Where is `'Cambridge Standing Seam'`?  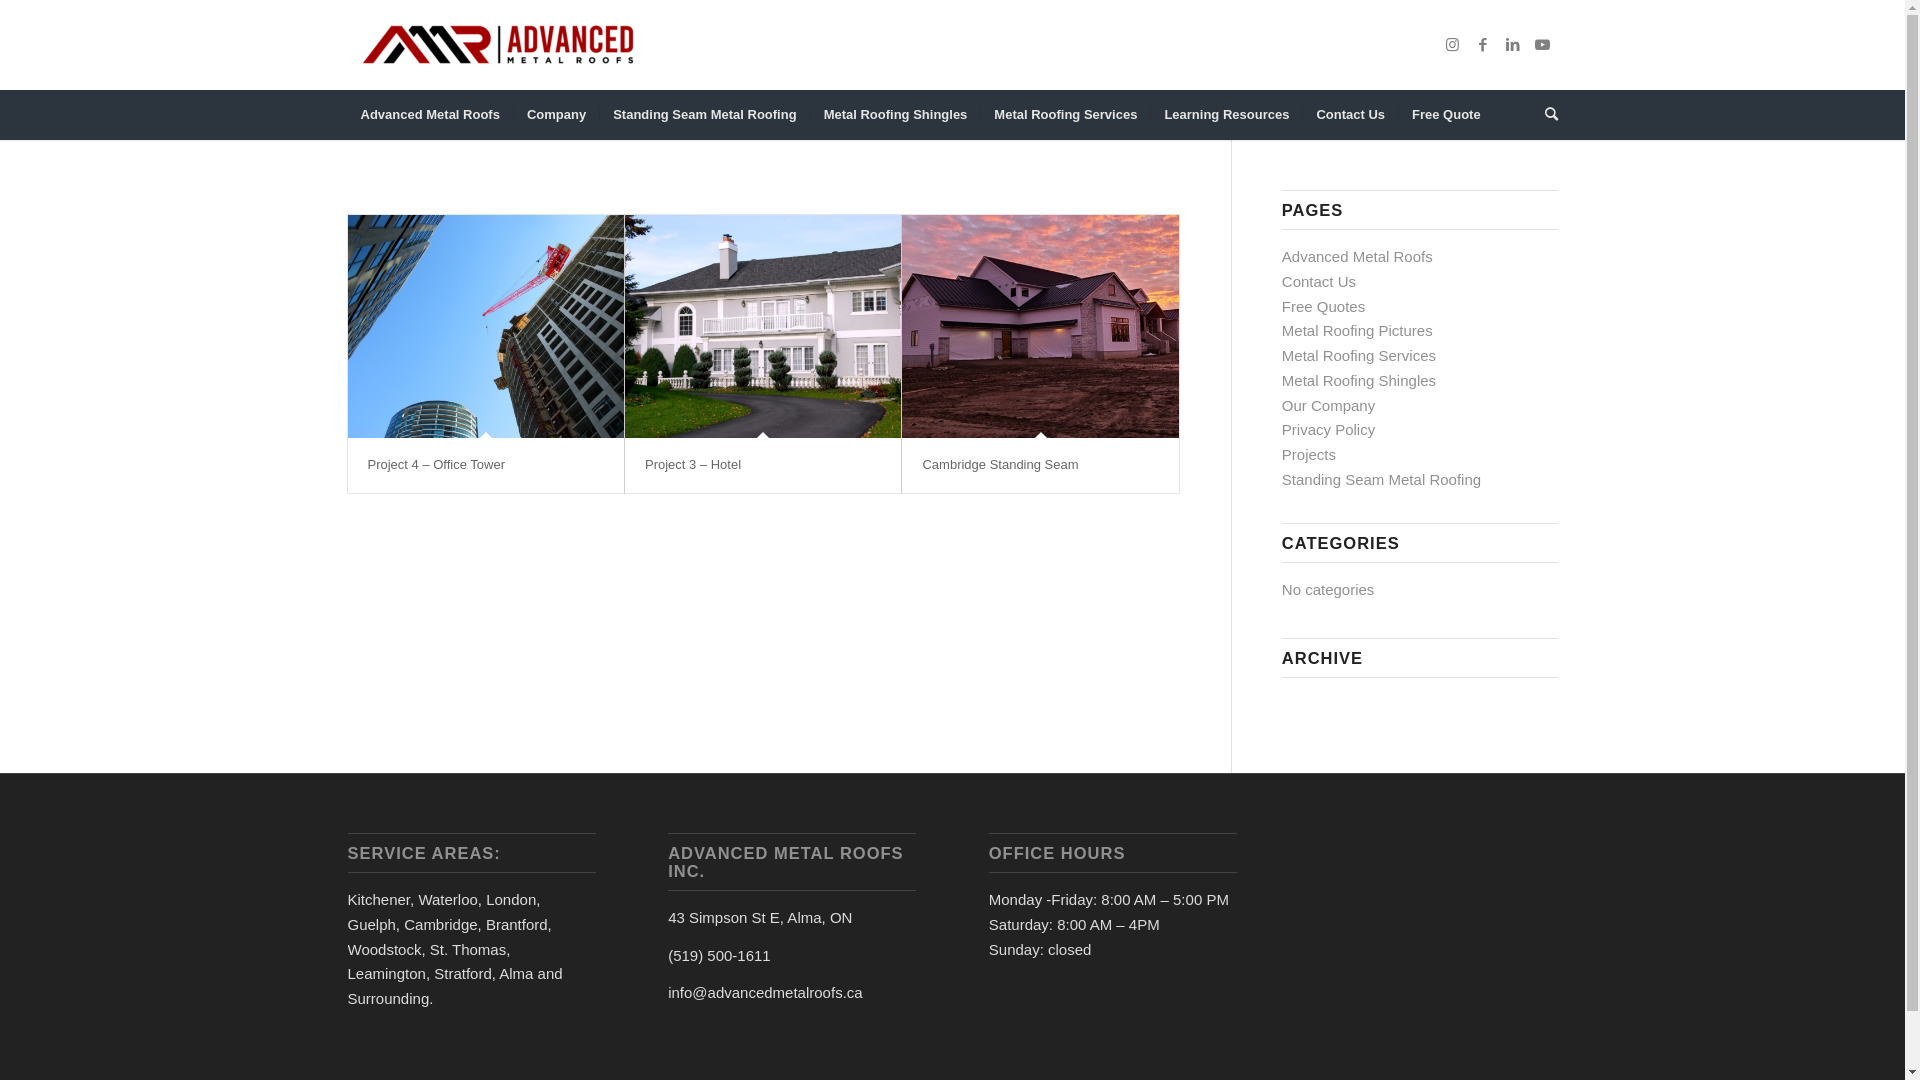 'Cambridge Standing Seam' is located at coordinates (1040, 325).